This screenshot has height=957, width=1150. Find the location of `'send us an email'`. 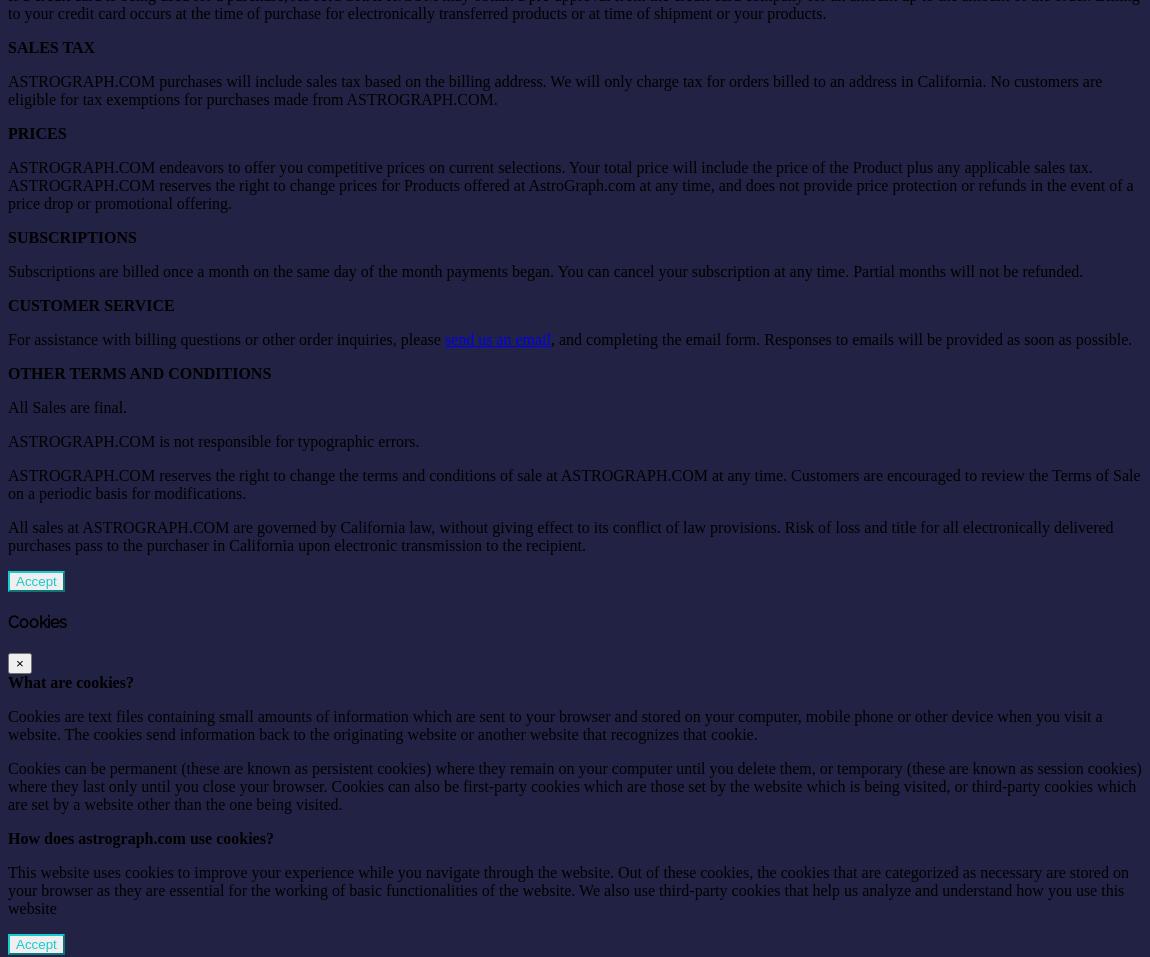

'send us an email' is located at coordinates (497, 338).